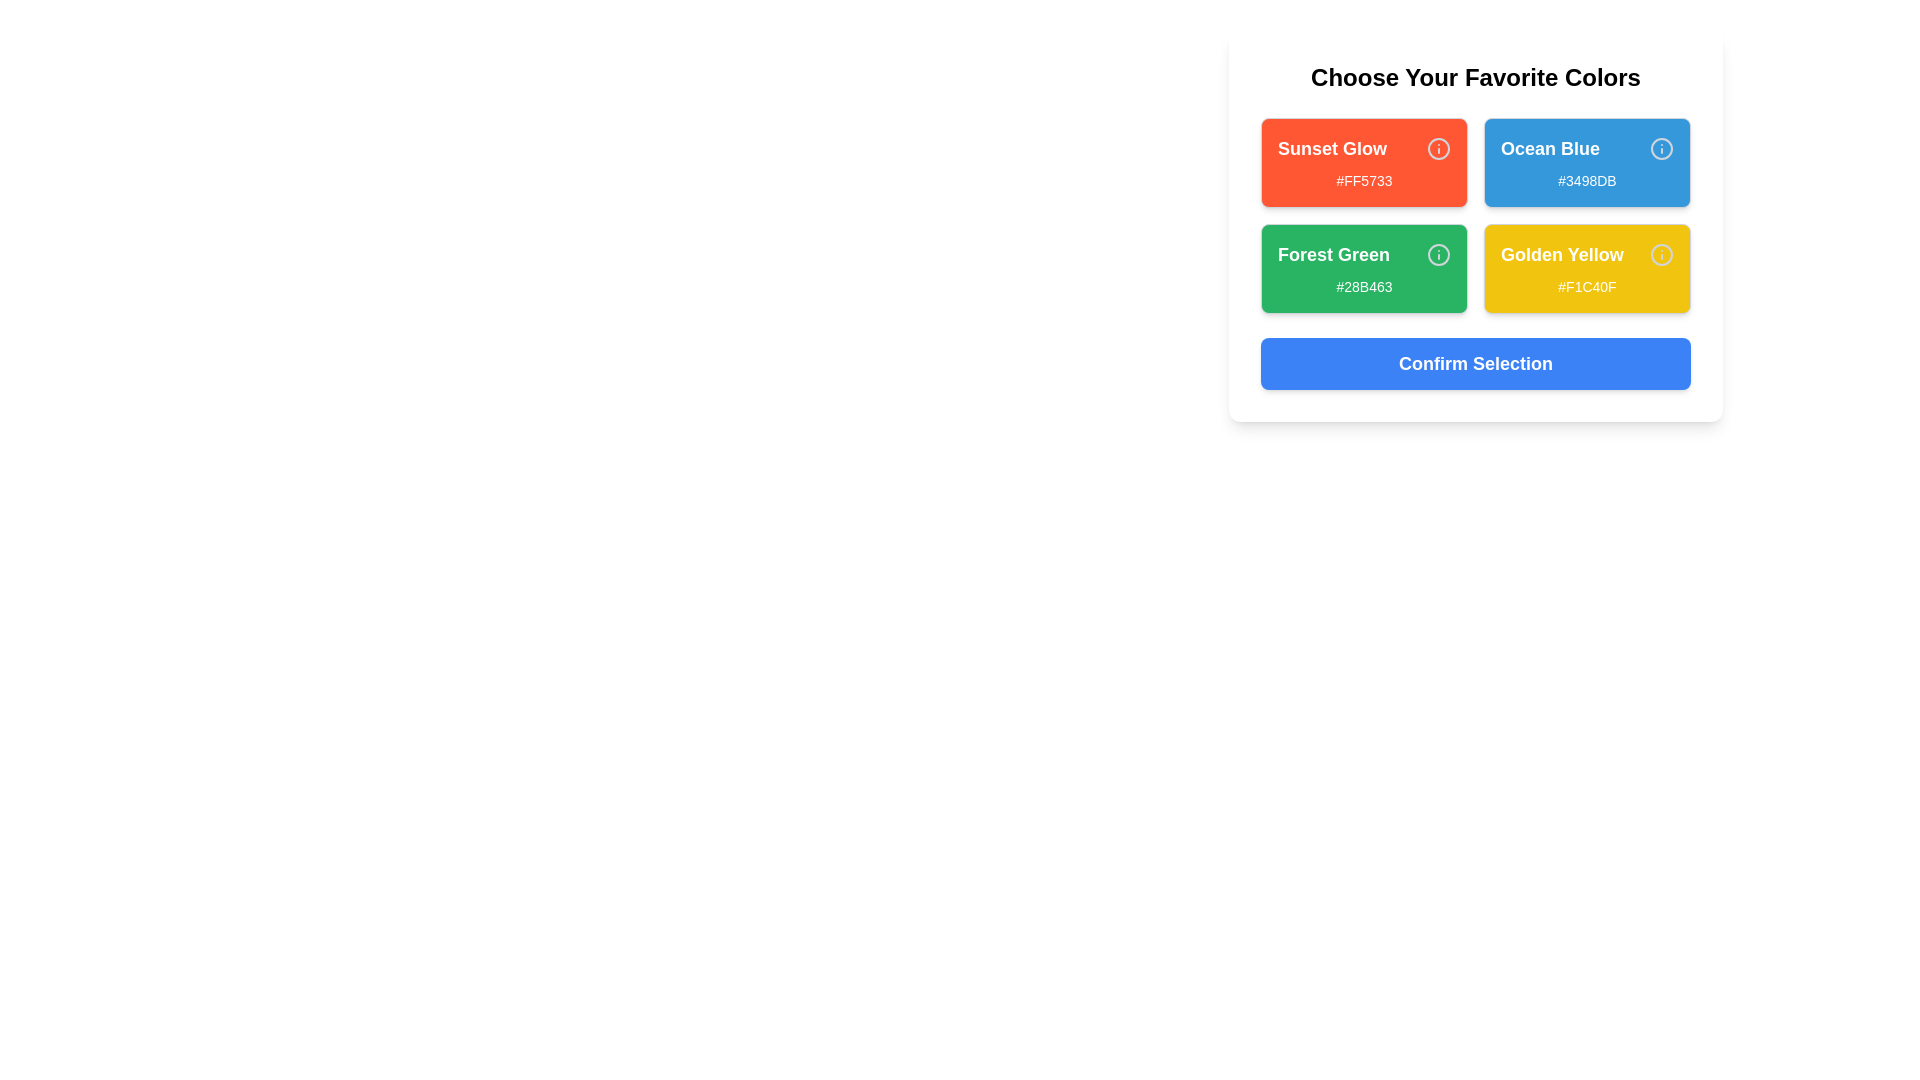  What do you see at coordinates (1363, 268) in the screenshot?
I see `the color card labeled Forest Green to inspect its color representation` at bounding box center [1363, 268].